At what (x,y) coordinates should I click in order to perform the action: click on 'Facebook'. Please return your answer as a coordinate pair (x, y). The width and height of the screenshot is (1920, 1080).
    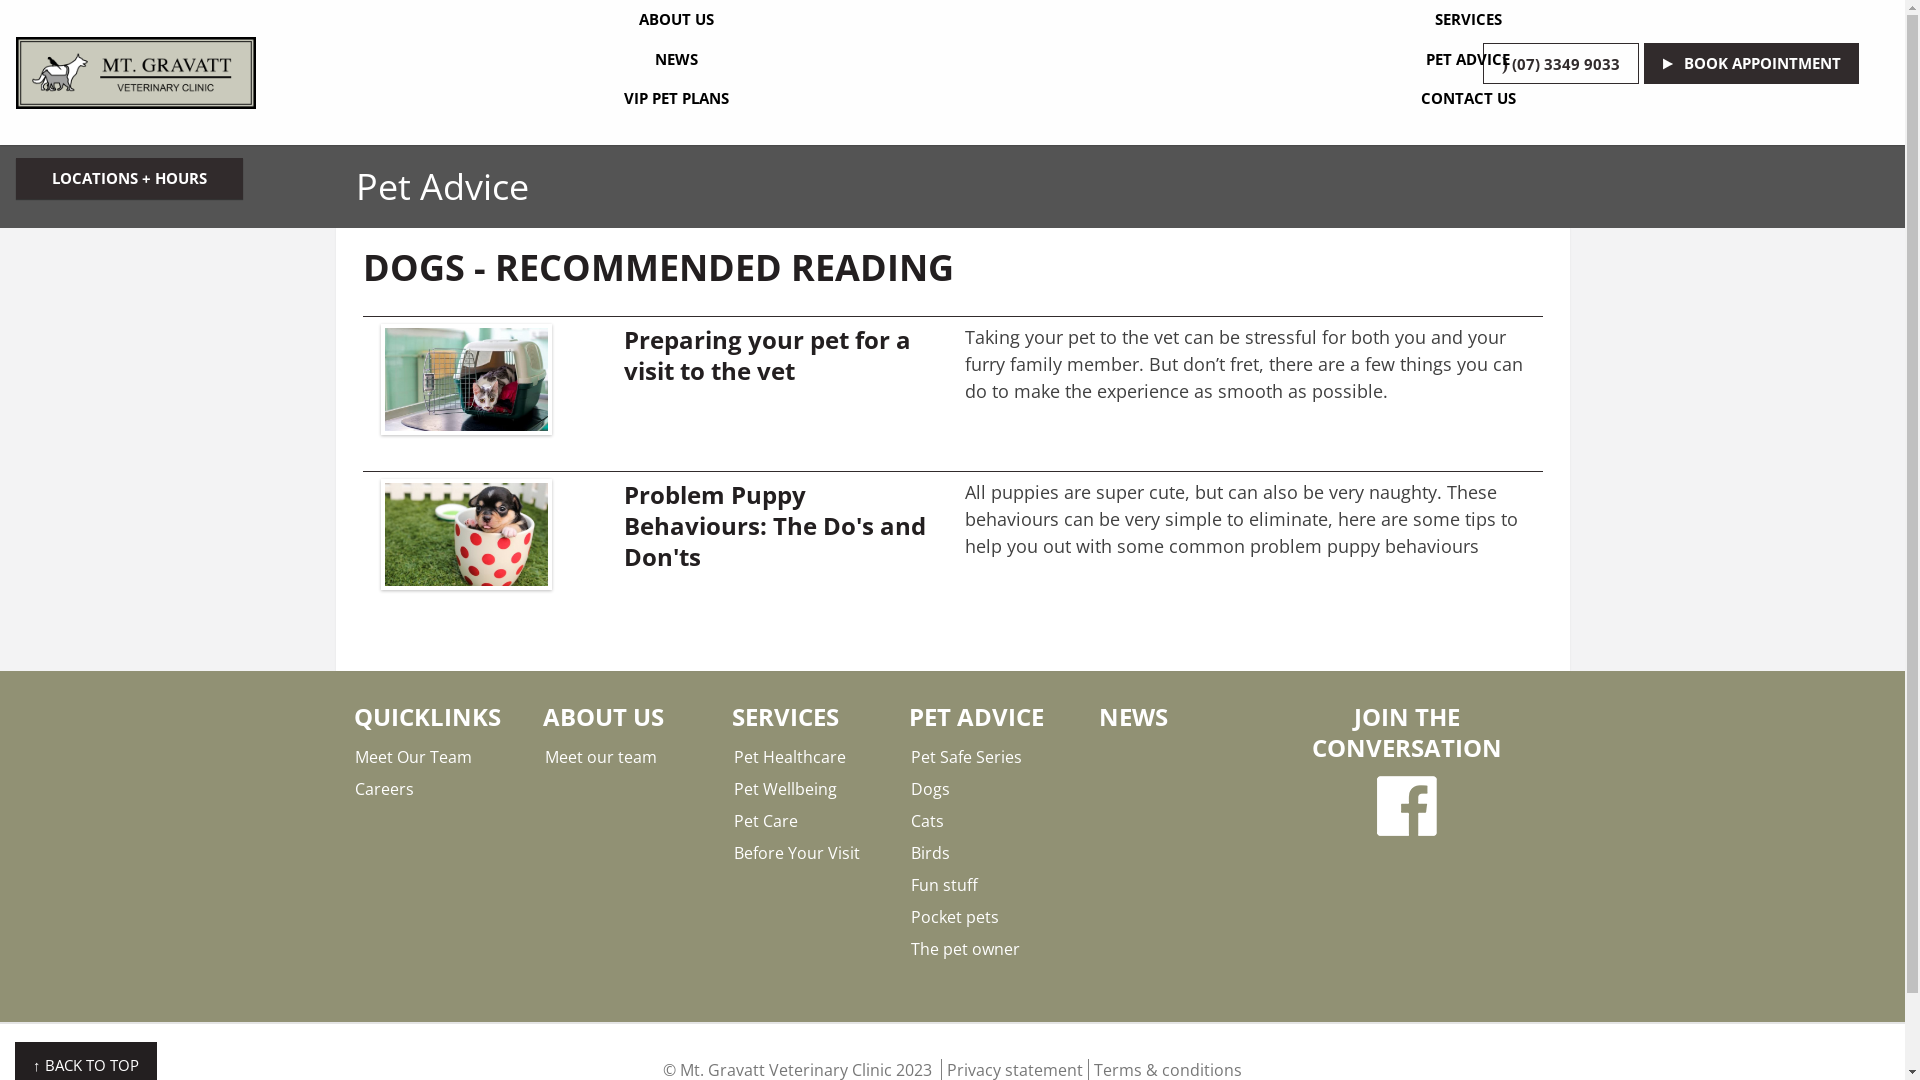
    Looking at the image, I should click on (1405, 805).